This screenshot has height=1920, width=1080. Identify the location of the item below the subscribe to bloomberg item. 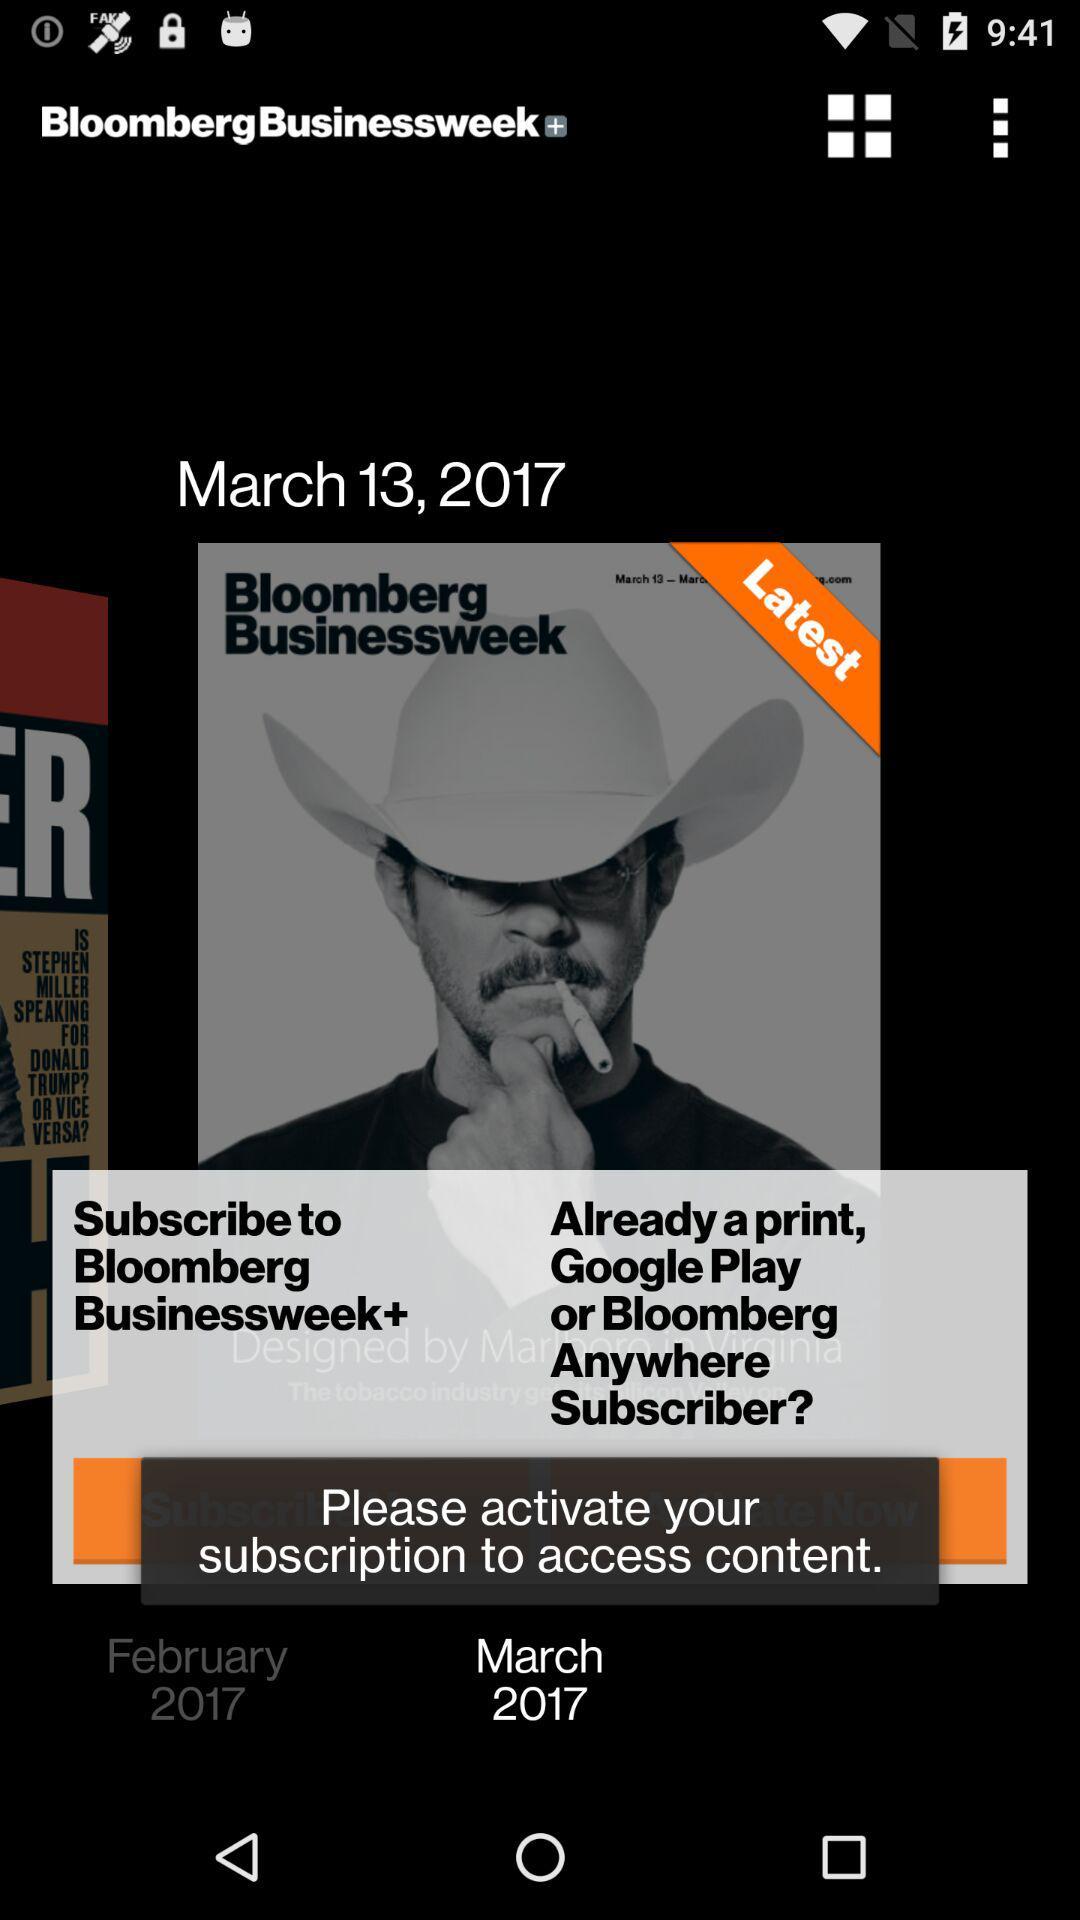
(777, 1510).